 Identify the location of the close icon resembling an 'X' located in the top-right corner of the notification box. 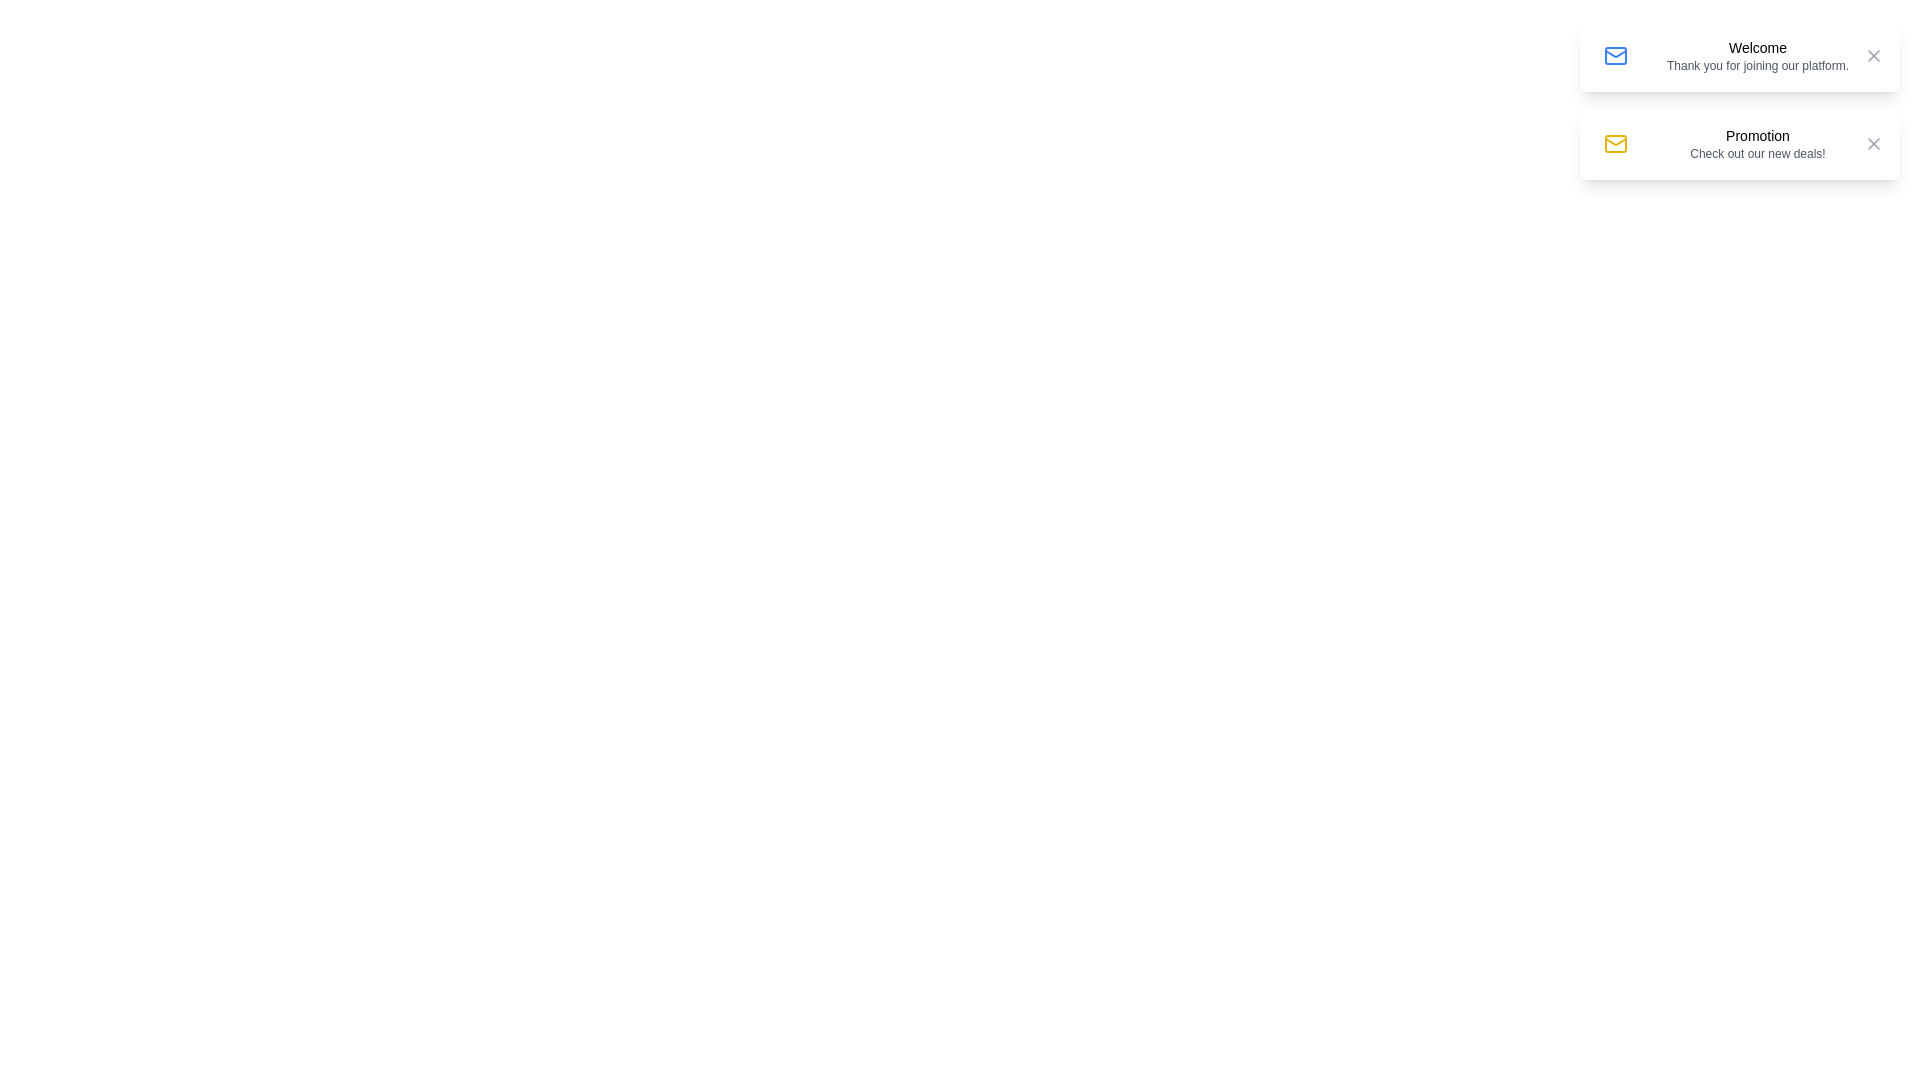
(1872, 142).